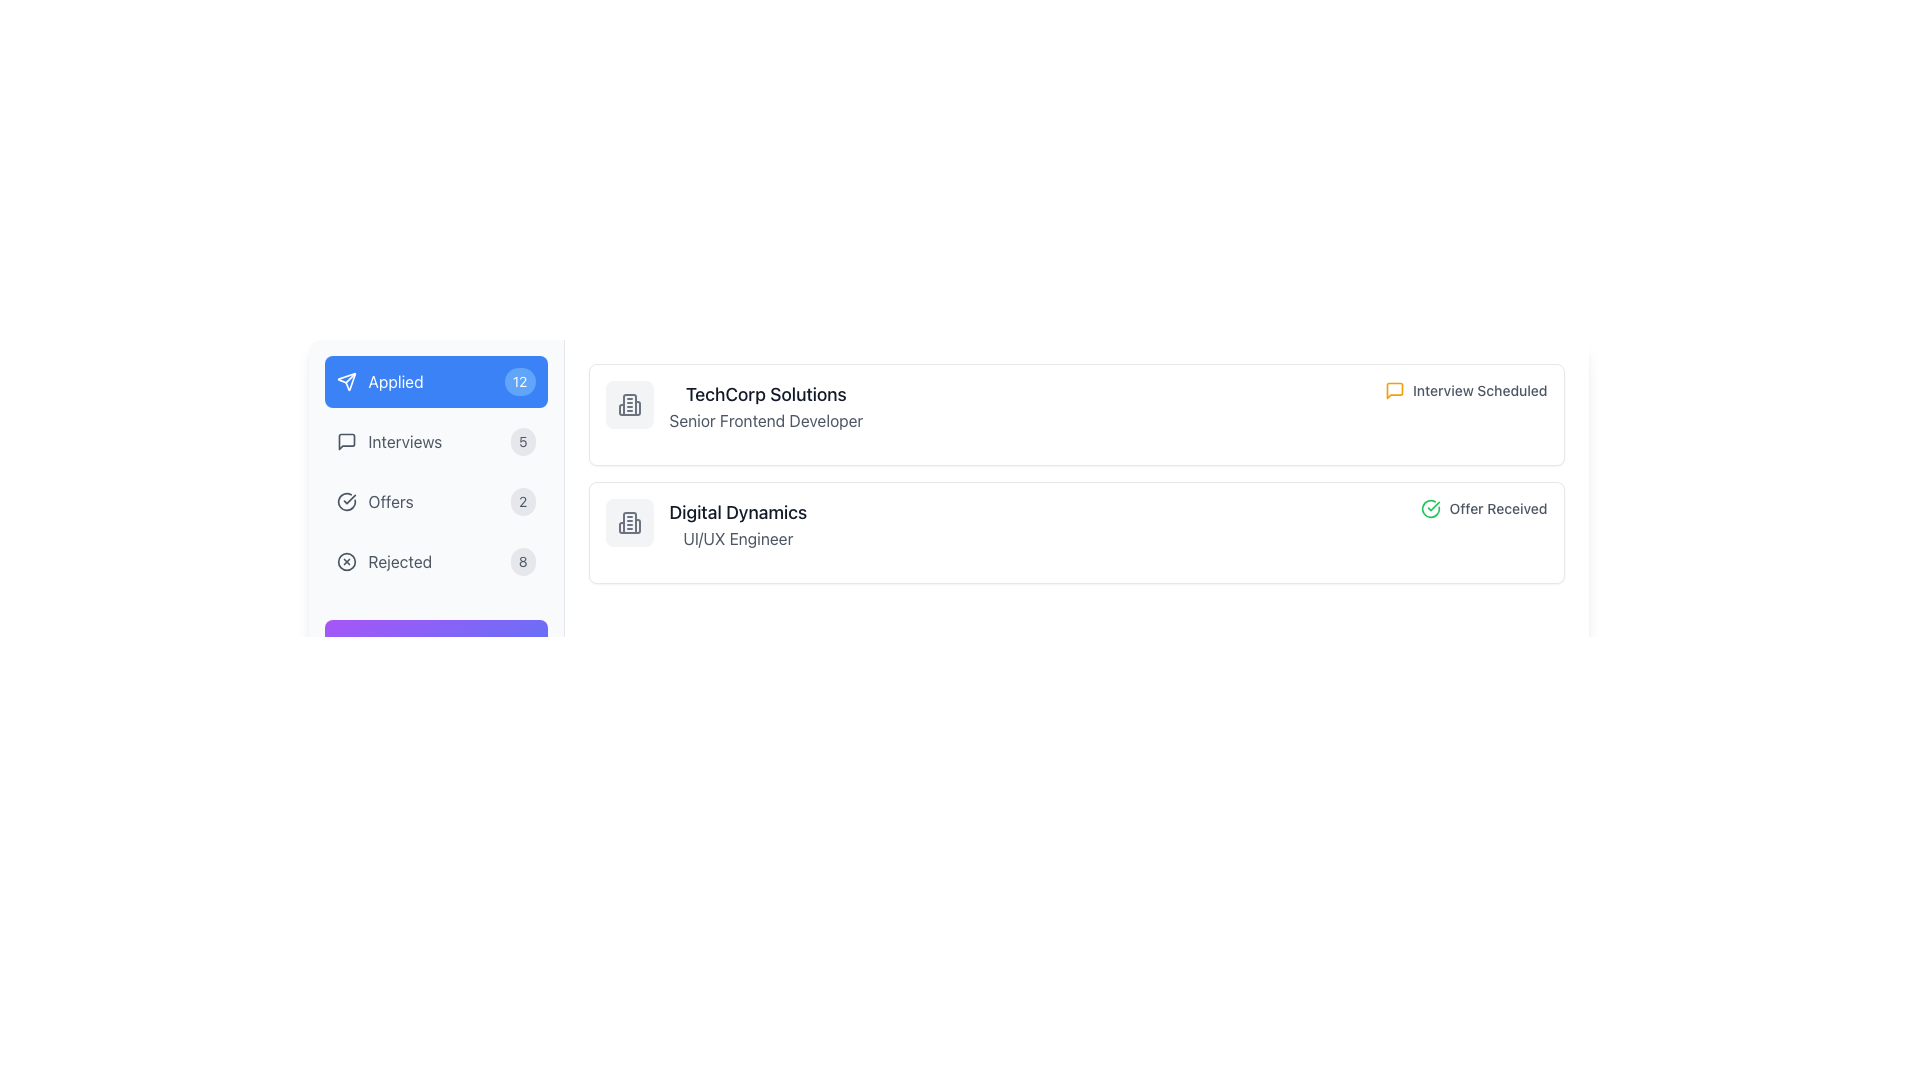  What do you see at coordinates (523, 500) in the screenshot?
I see `the badge that displays the count of items or notifications associated with the 'Offers' sidebar option` at bounding box center [523, 500].